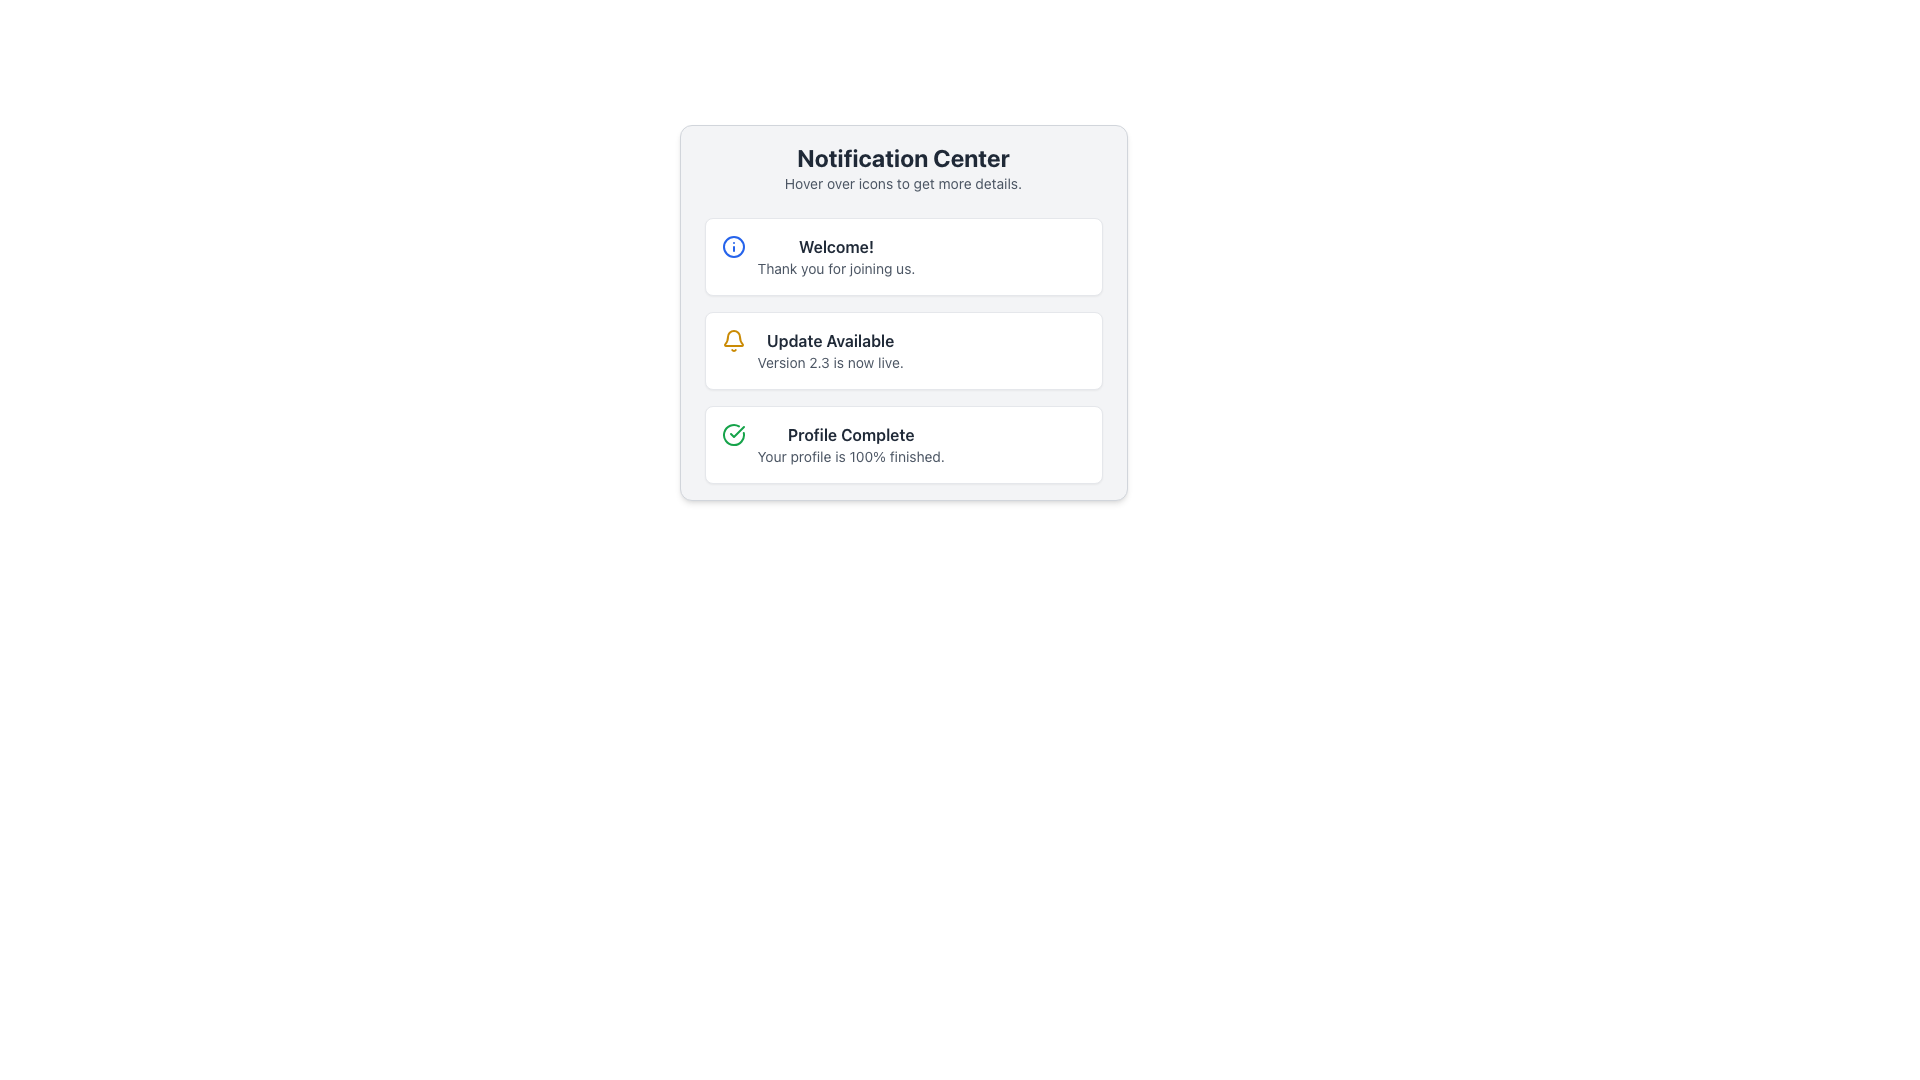 This screenshot has width=1920, height=1080. What do you see at coordinates (902, 256) in the screenshot?
I see `the topmost Notification Card in the Notification Center that welcomes the user and expresses gratitude for joining` at bounding box center [902, 256].